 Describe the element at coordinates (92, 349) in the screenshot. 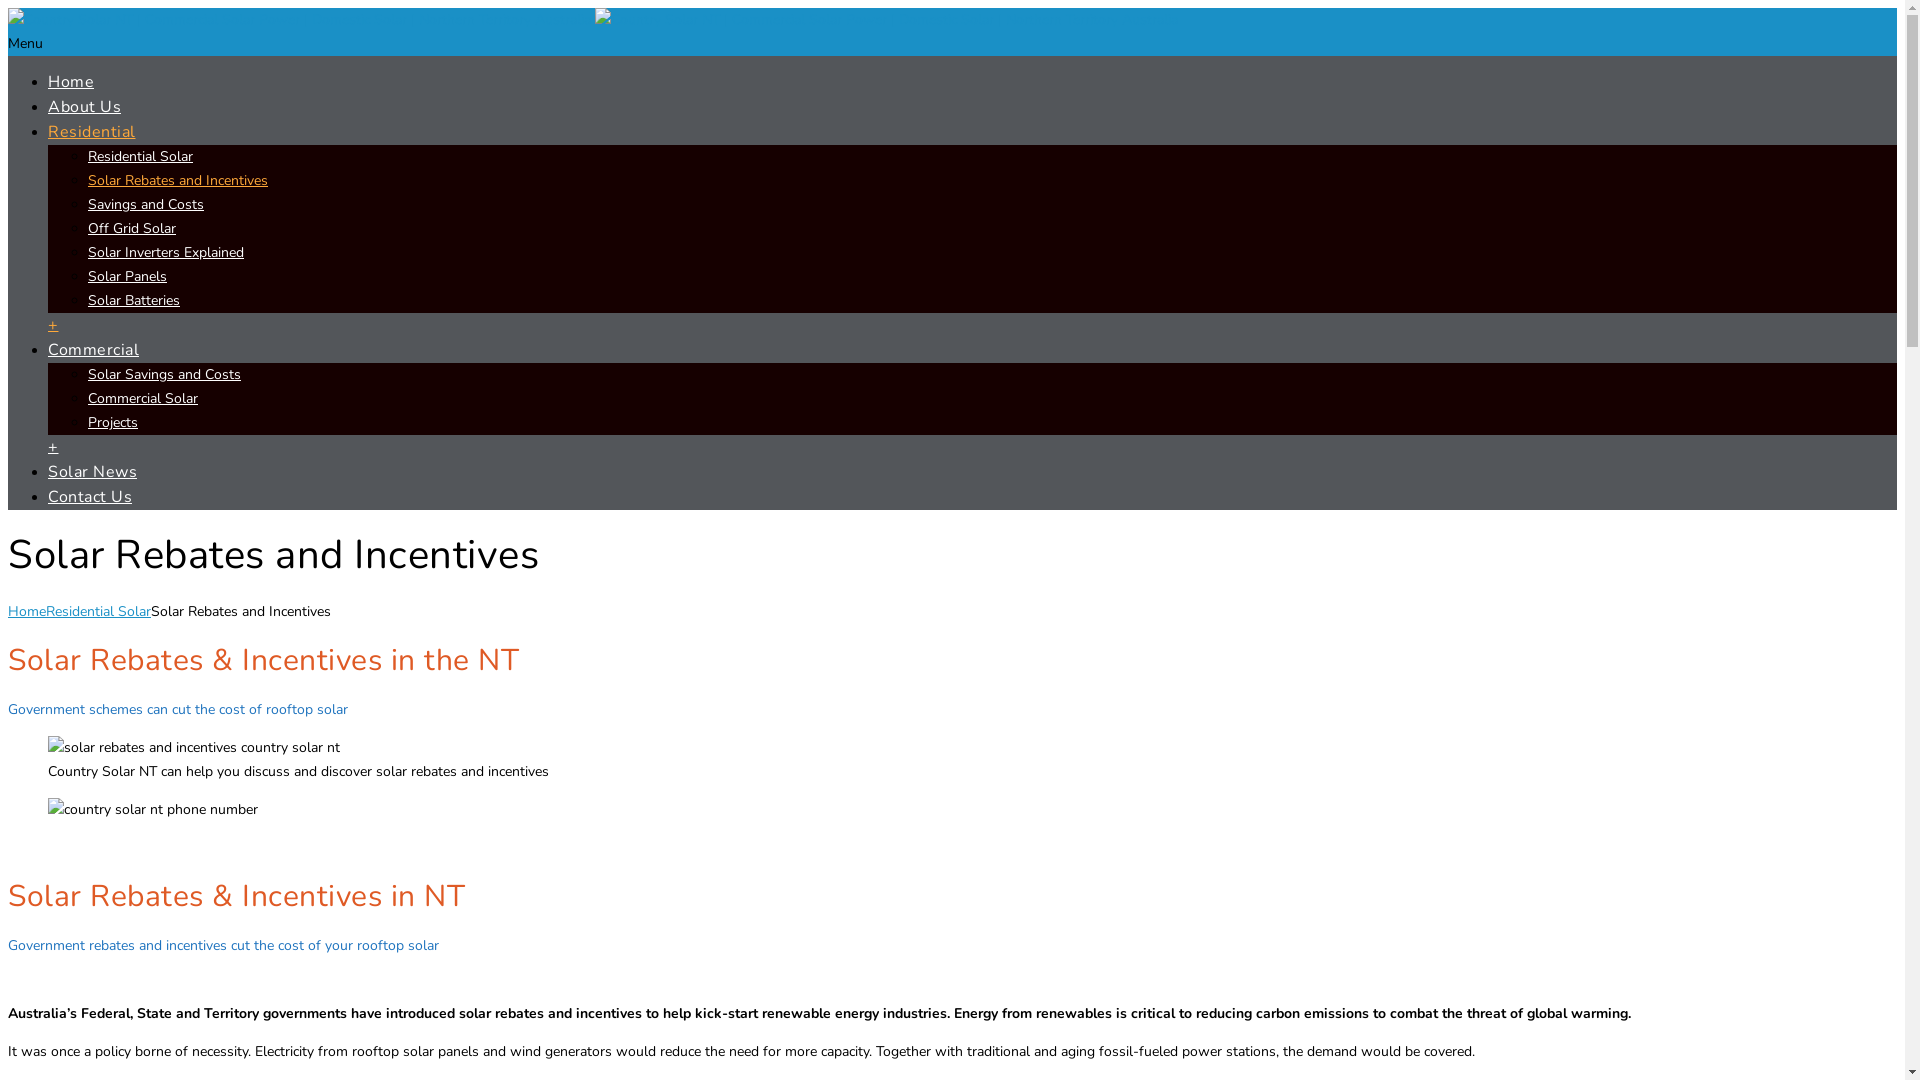

I see `'Commercial'` at that location.